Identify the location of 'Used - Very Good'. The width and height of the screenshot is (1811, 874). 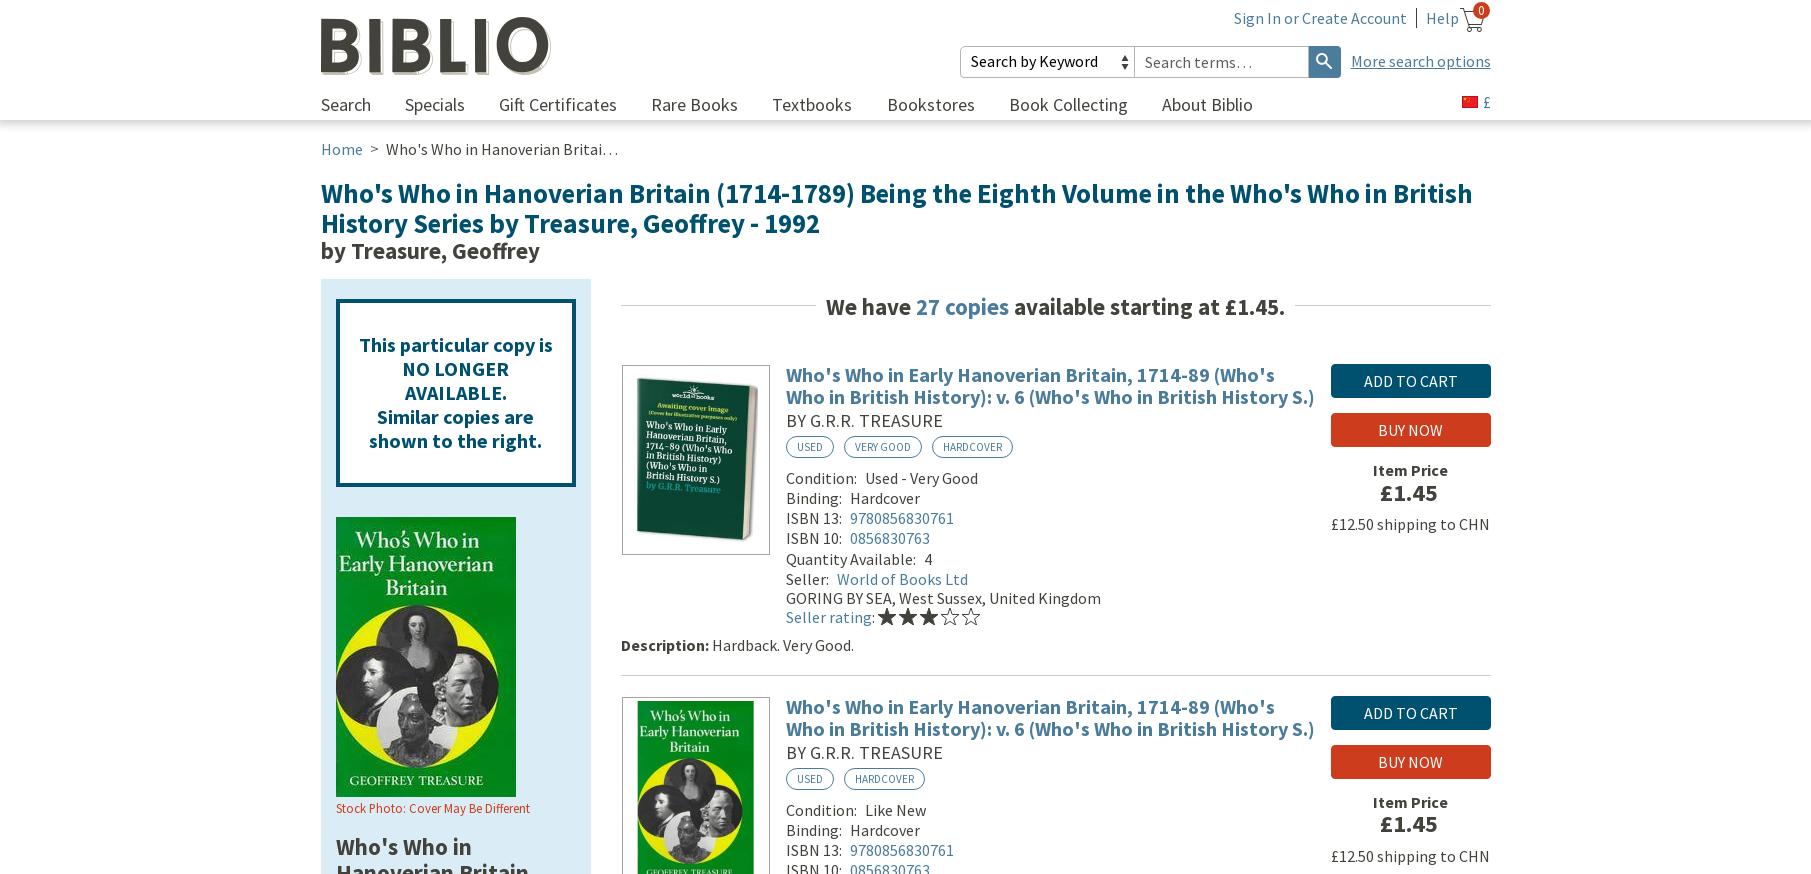
(919, 479).